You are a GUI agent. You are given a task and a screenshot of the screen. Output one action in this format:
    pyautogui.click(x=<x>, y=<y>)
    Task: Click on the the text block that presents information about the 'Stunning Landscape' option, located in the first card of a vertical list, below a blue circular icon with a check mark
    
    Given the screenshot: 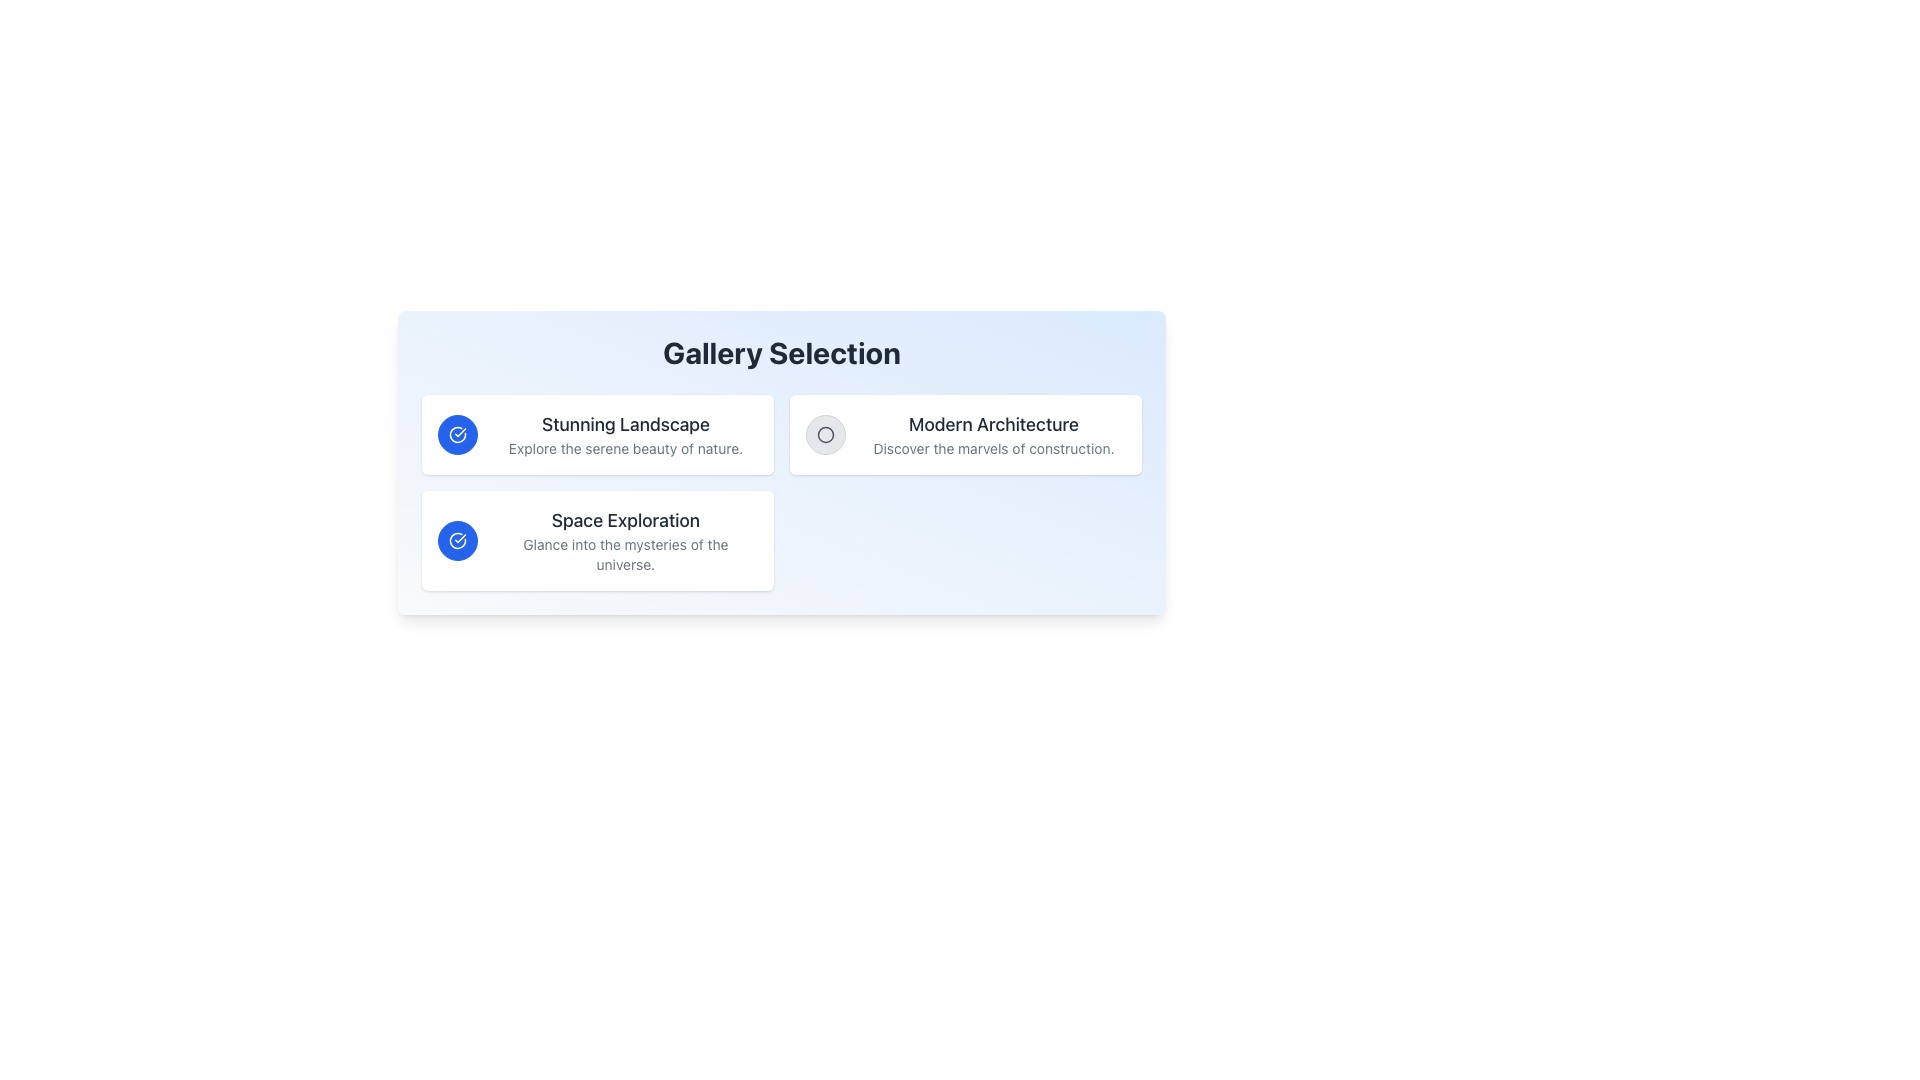 What is the action you would take?
    pyautogui.click(x=624, y=434)
    